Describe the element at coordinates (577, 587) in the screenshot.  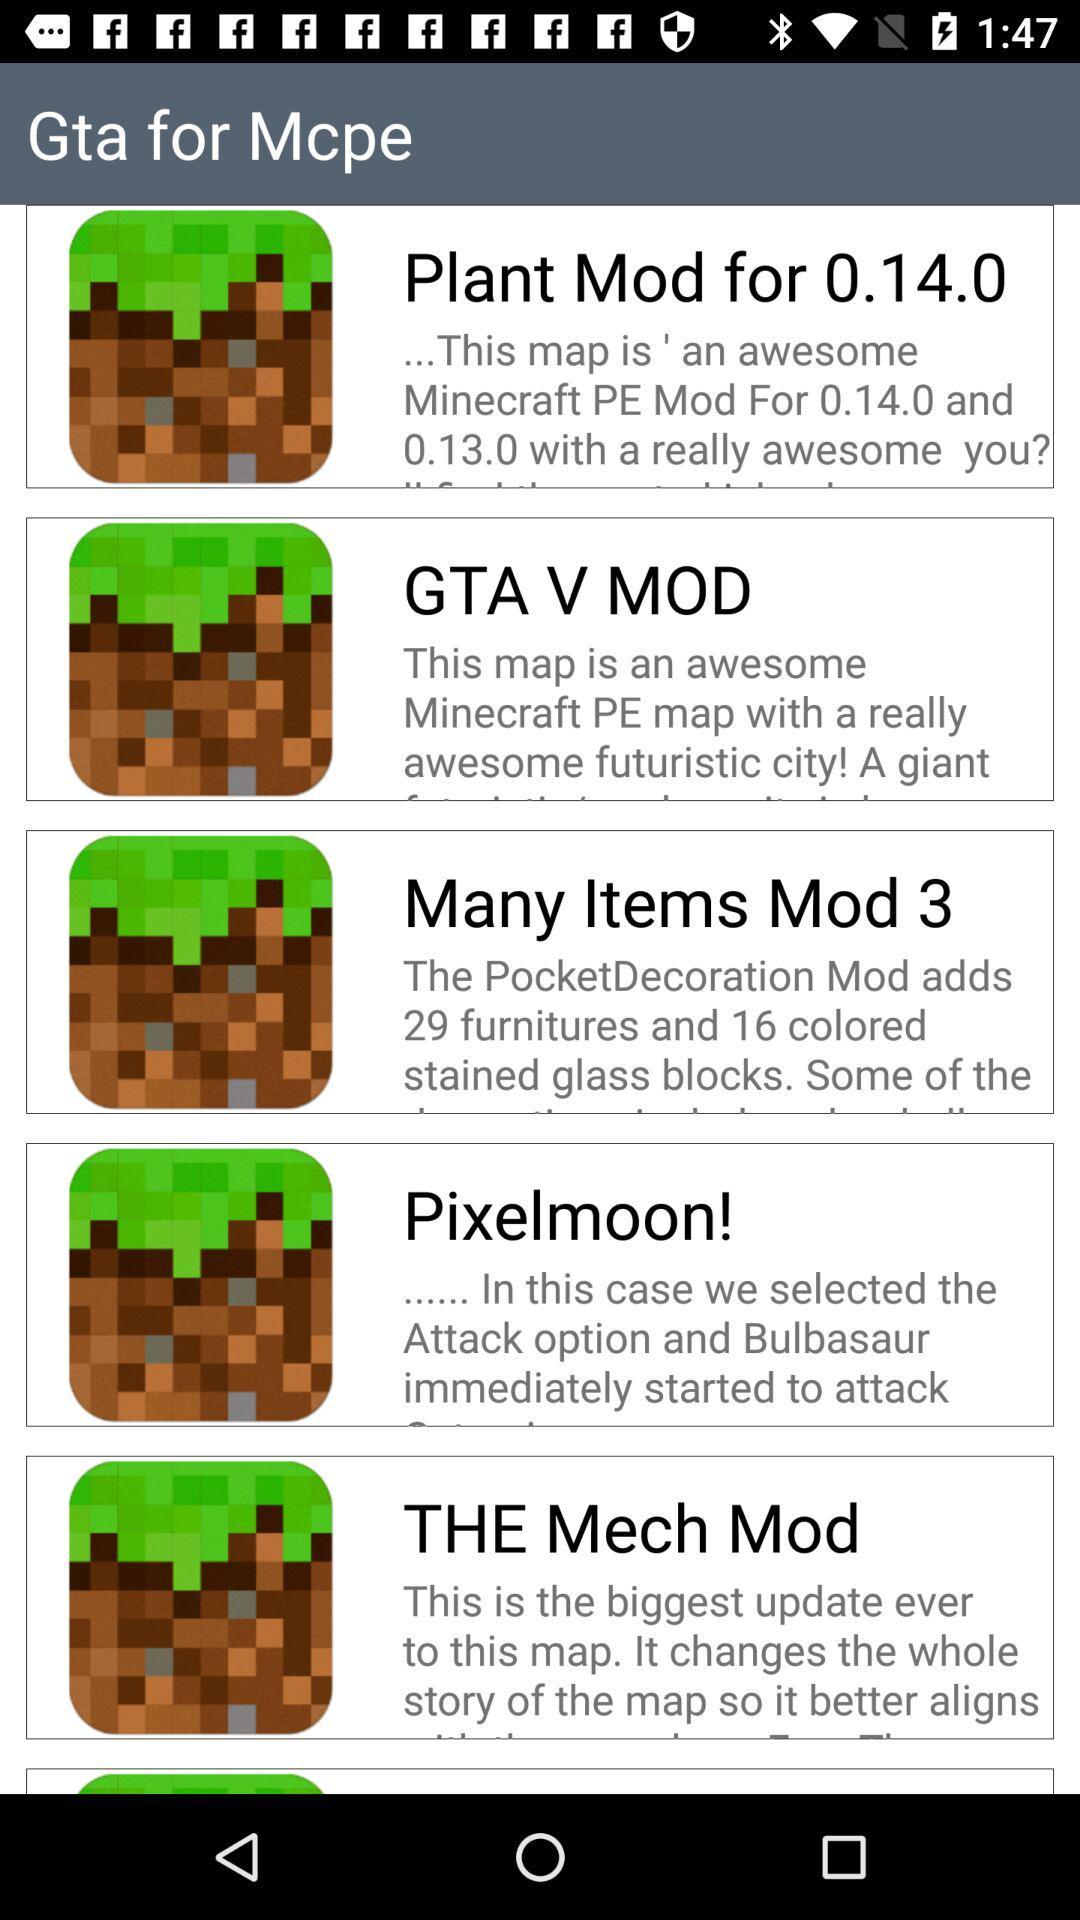
I see `the app above the this map is` at that location.